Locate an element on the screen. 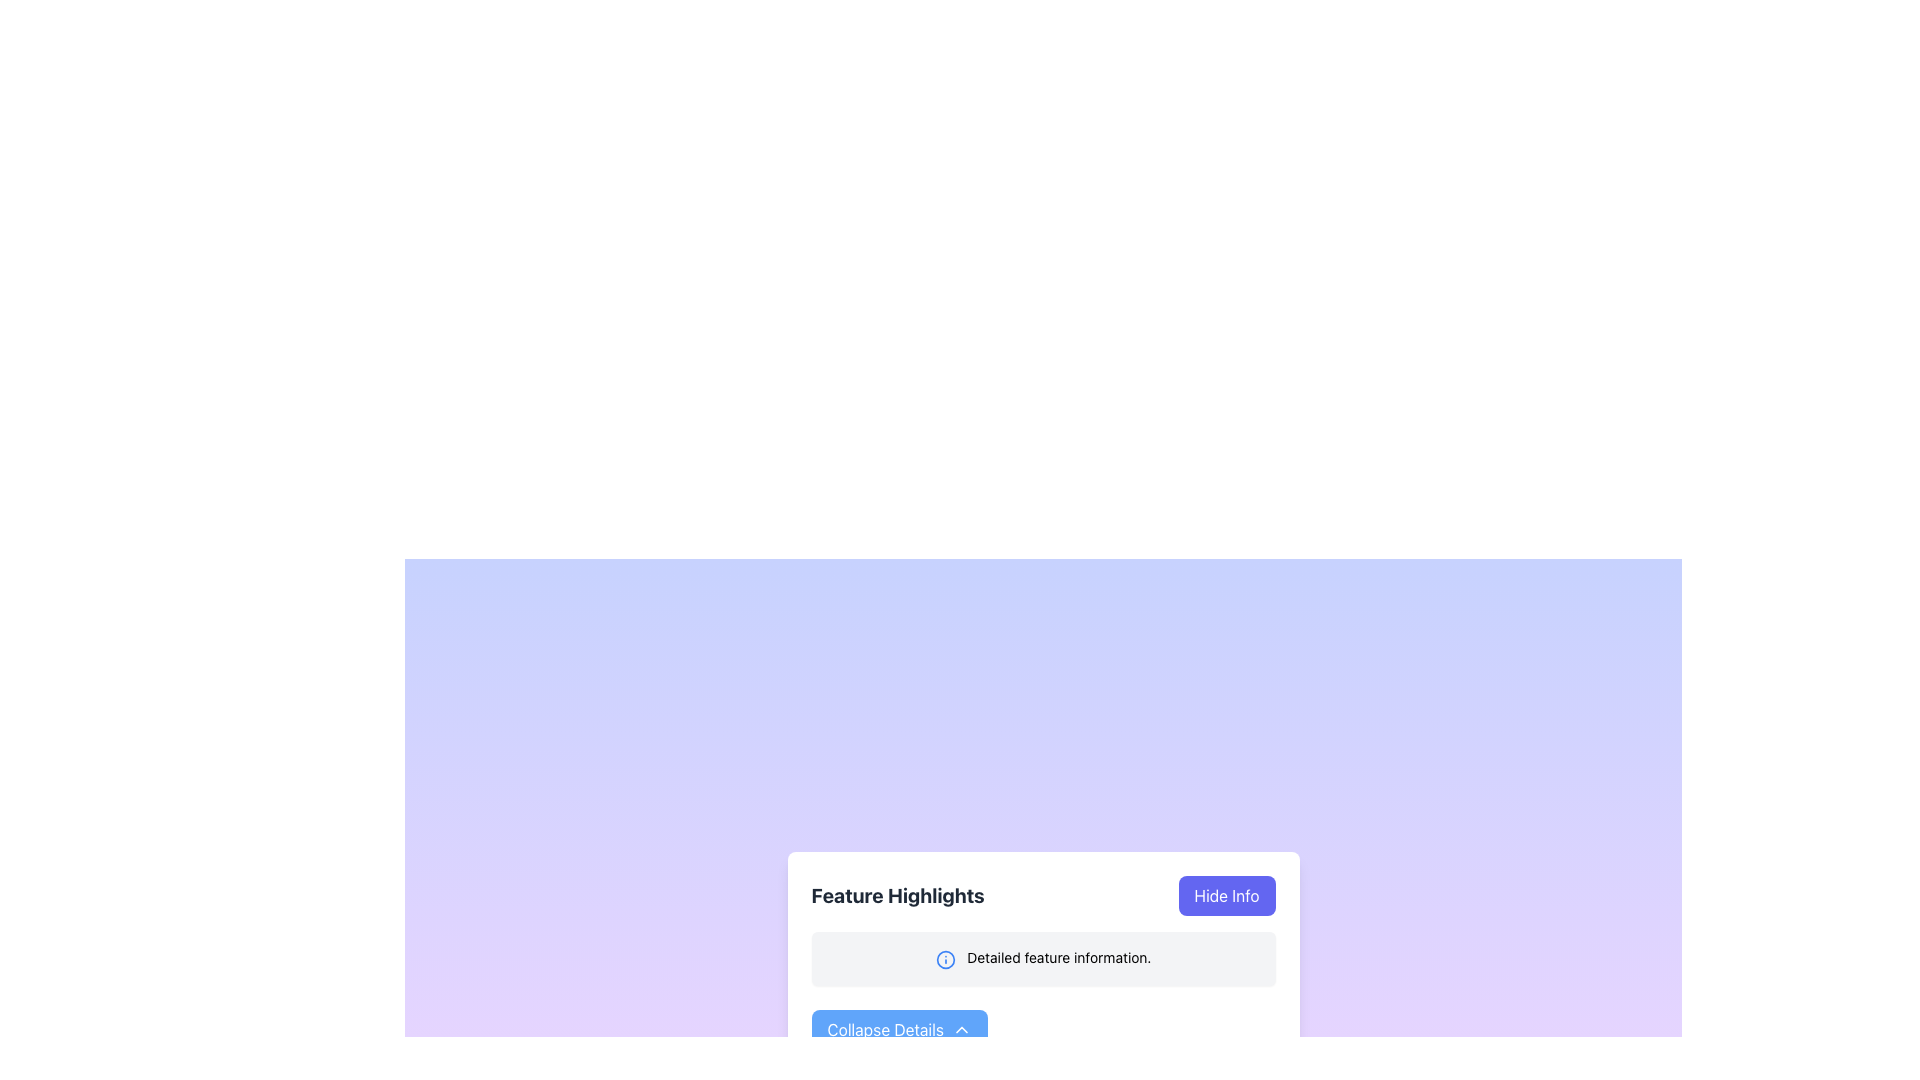  the chevron icon next to the 'Collapse Details' button is located at coordinates (961, 1029).